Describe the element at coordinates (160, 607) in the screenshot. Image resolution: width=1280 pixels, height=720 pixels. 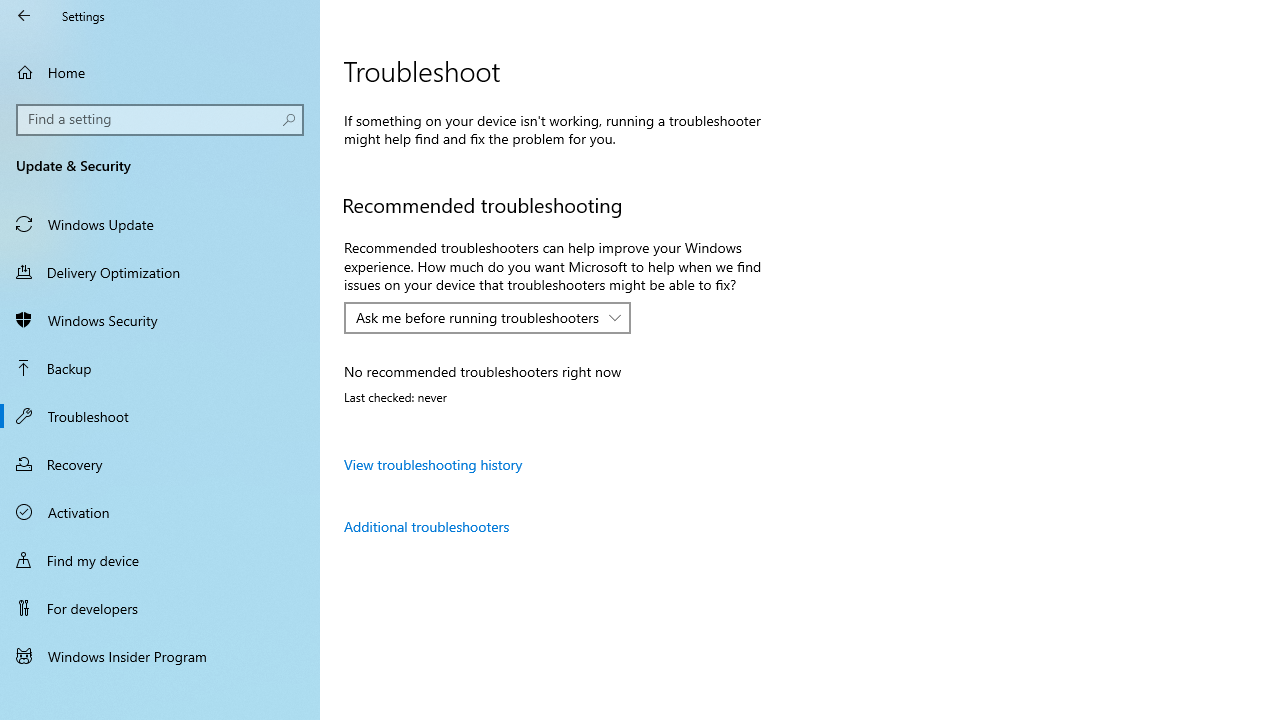
I see `'For developers'` at that location.